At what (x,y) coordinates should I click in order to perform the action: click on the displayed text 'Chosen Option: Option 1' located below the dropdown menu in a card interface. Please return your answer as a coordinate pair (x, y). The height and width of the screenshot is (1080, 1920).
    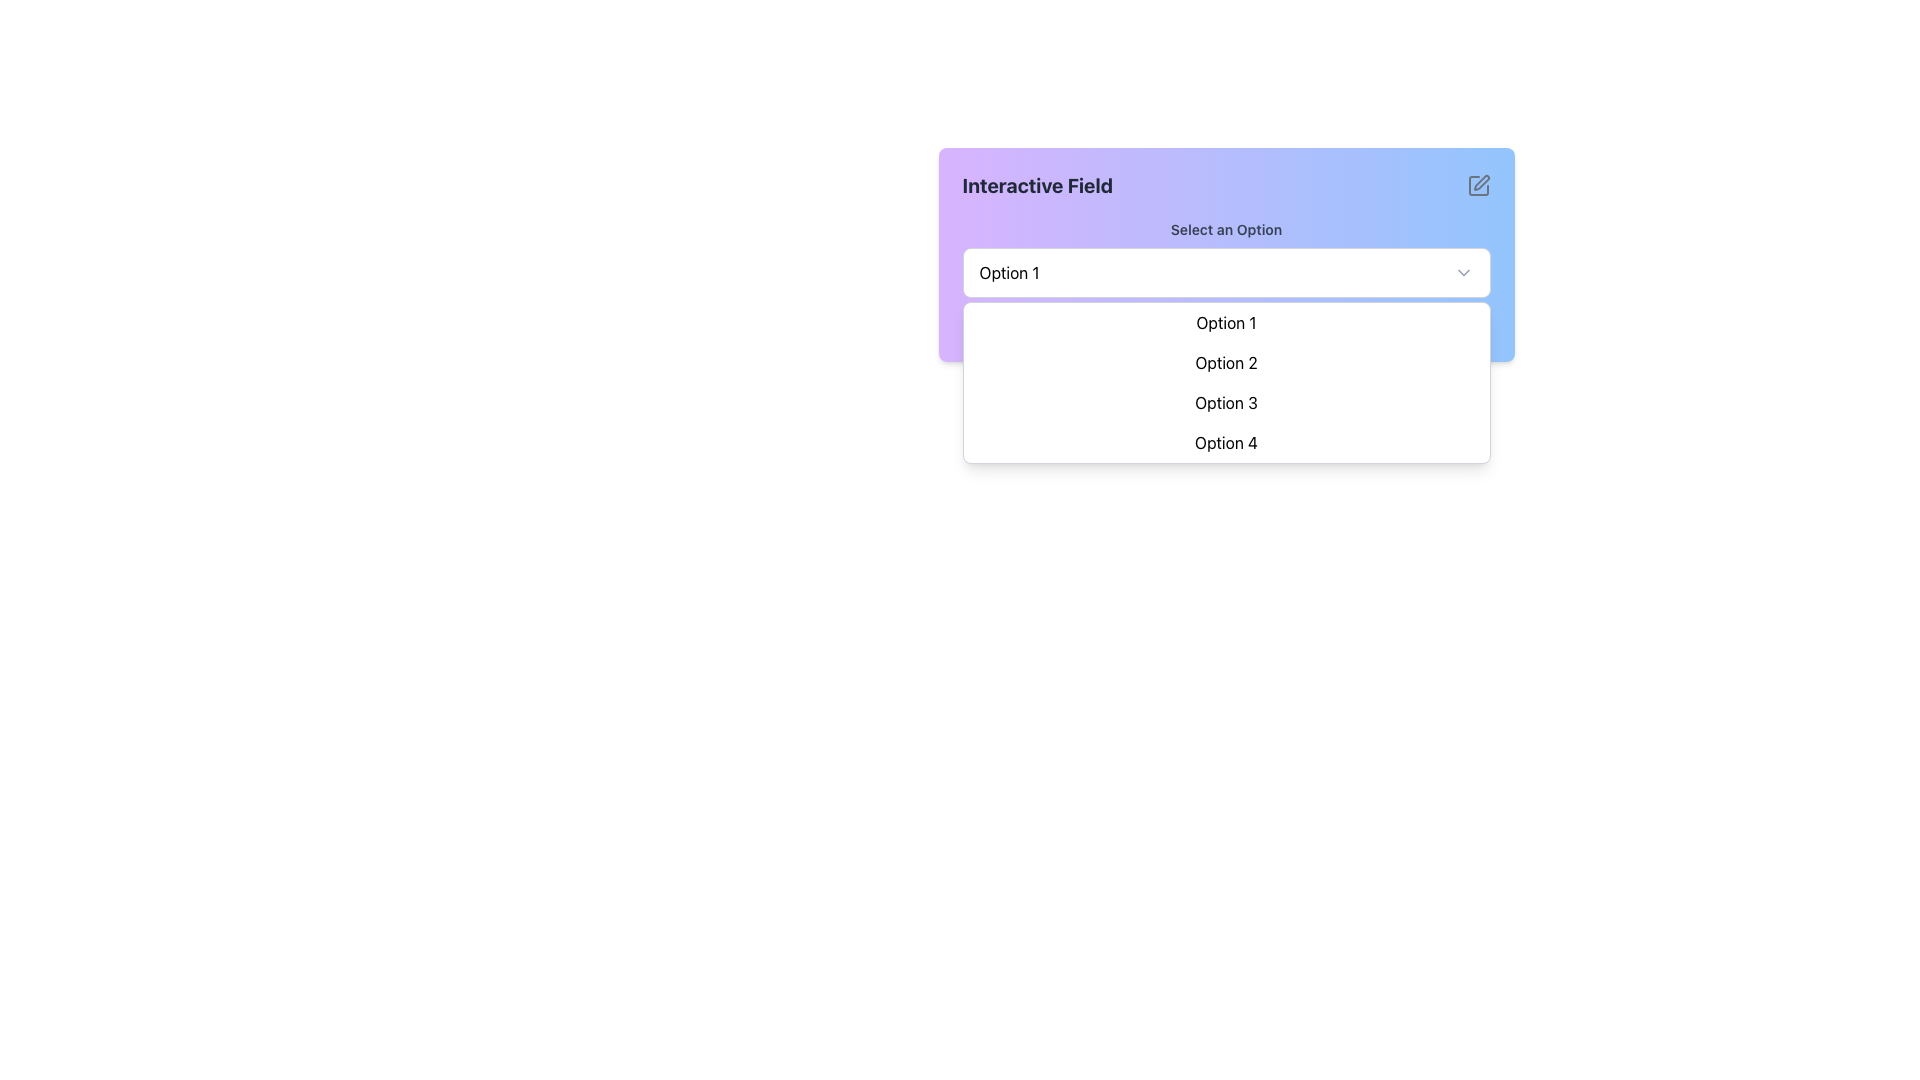
    Looking at the image, I should click on (1225, 326).